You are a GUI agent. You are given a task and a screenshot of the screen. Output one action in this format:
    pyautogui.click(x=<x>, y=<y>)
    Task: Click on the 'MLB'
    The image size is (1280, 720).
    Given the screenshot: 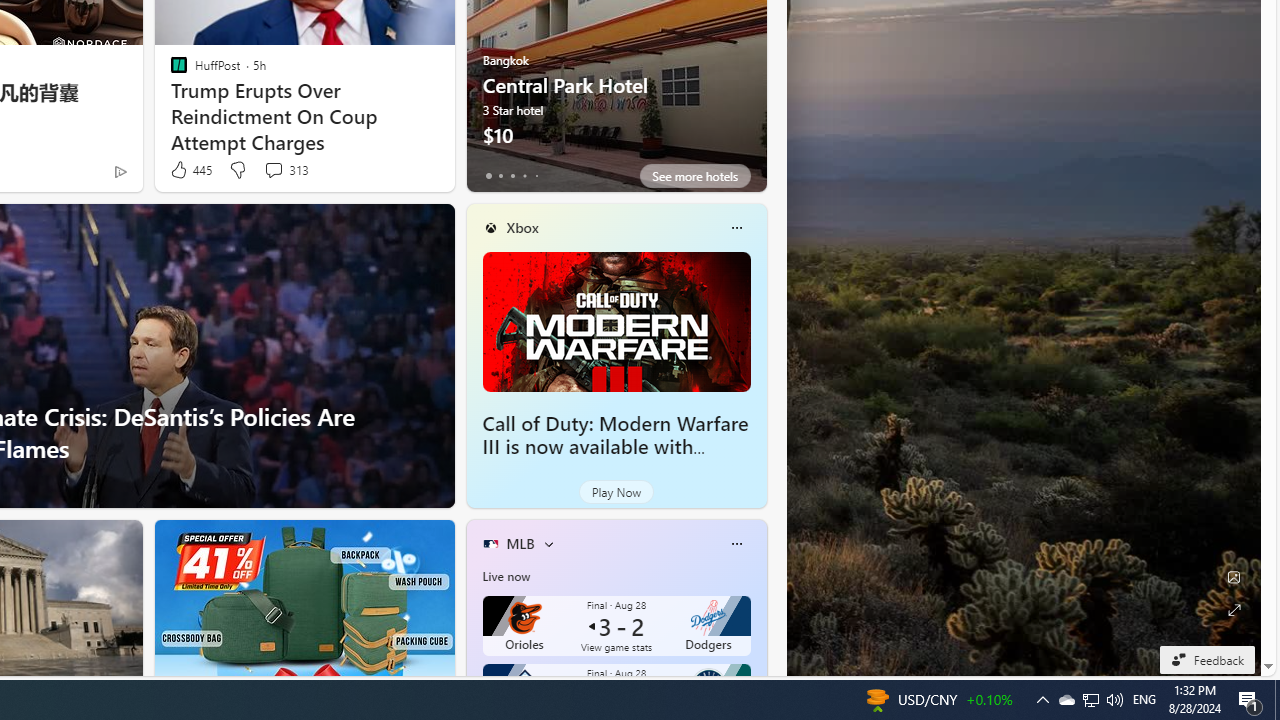 What is the action you would take?
    pyautogui.click(x=520, y=543)
    